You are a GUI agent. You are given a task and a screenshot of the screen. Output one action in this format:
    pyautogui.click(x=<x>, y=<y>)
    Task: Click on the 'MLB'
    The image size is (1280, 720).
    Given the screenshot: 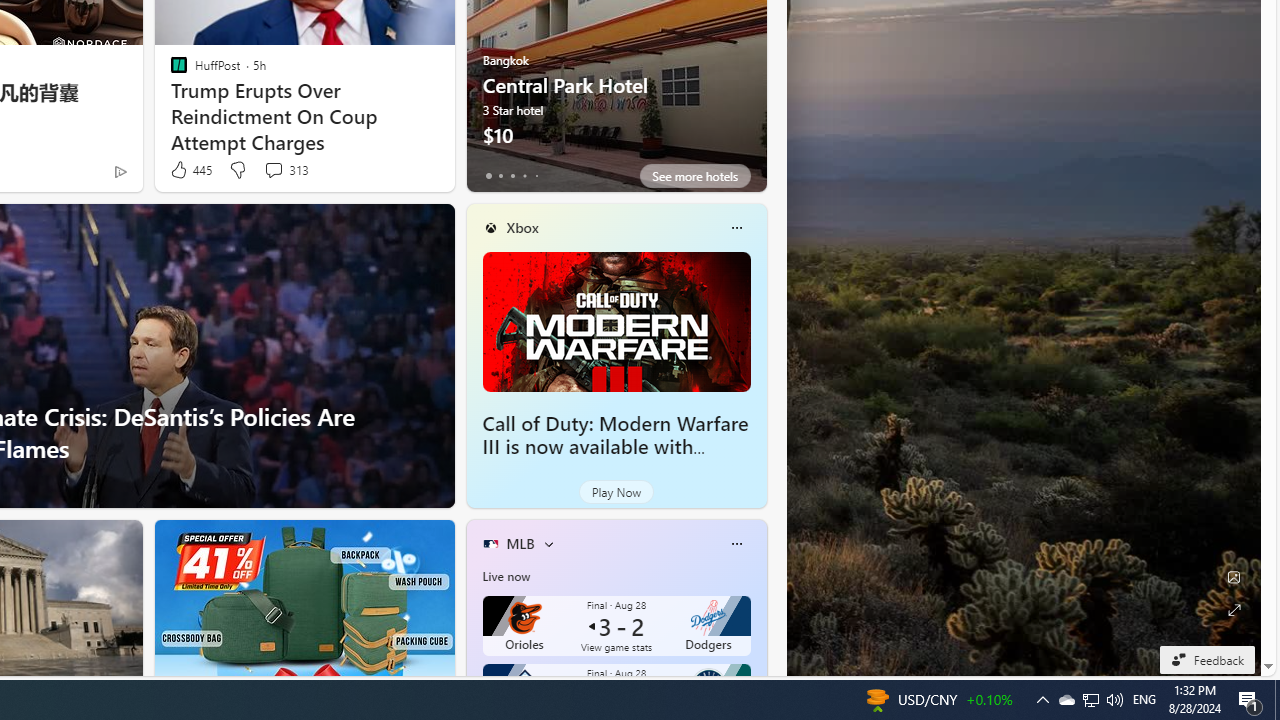 What is the action you would take?
    pyautogui.click(x=520, y=543)
    